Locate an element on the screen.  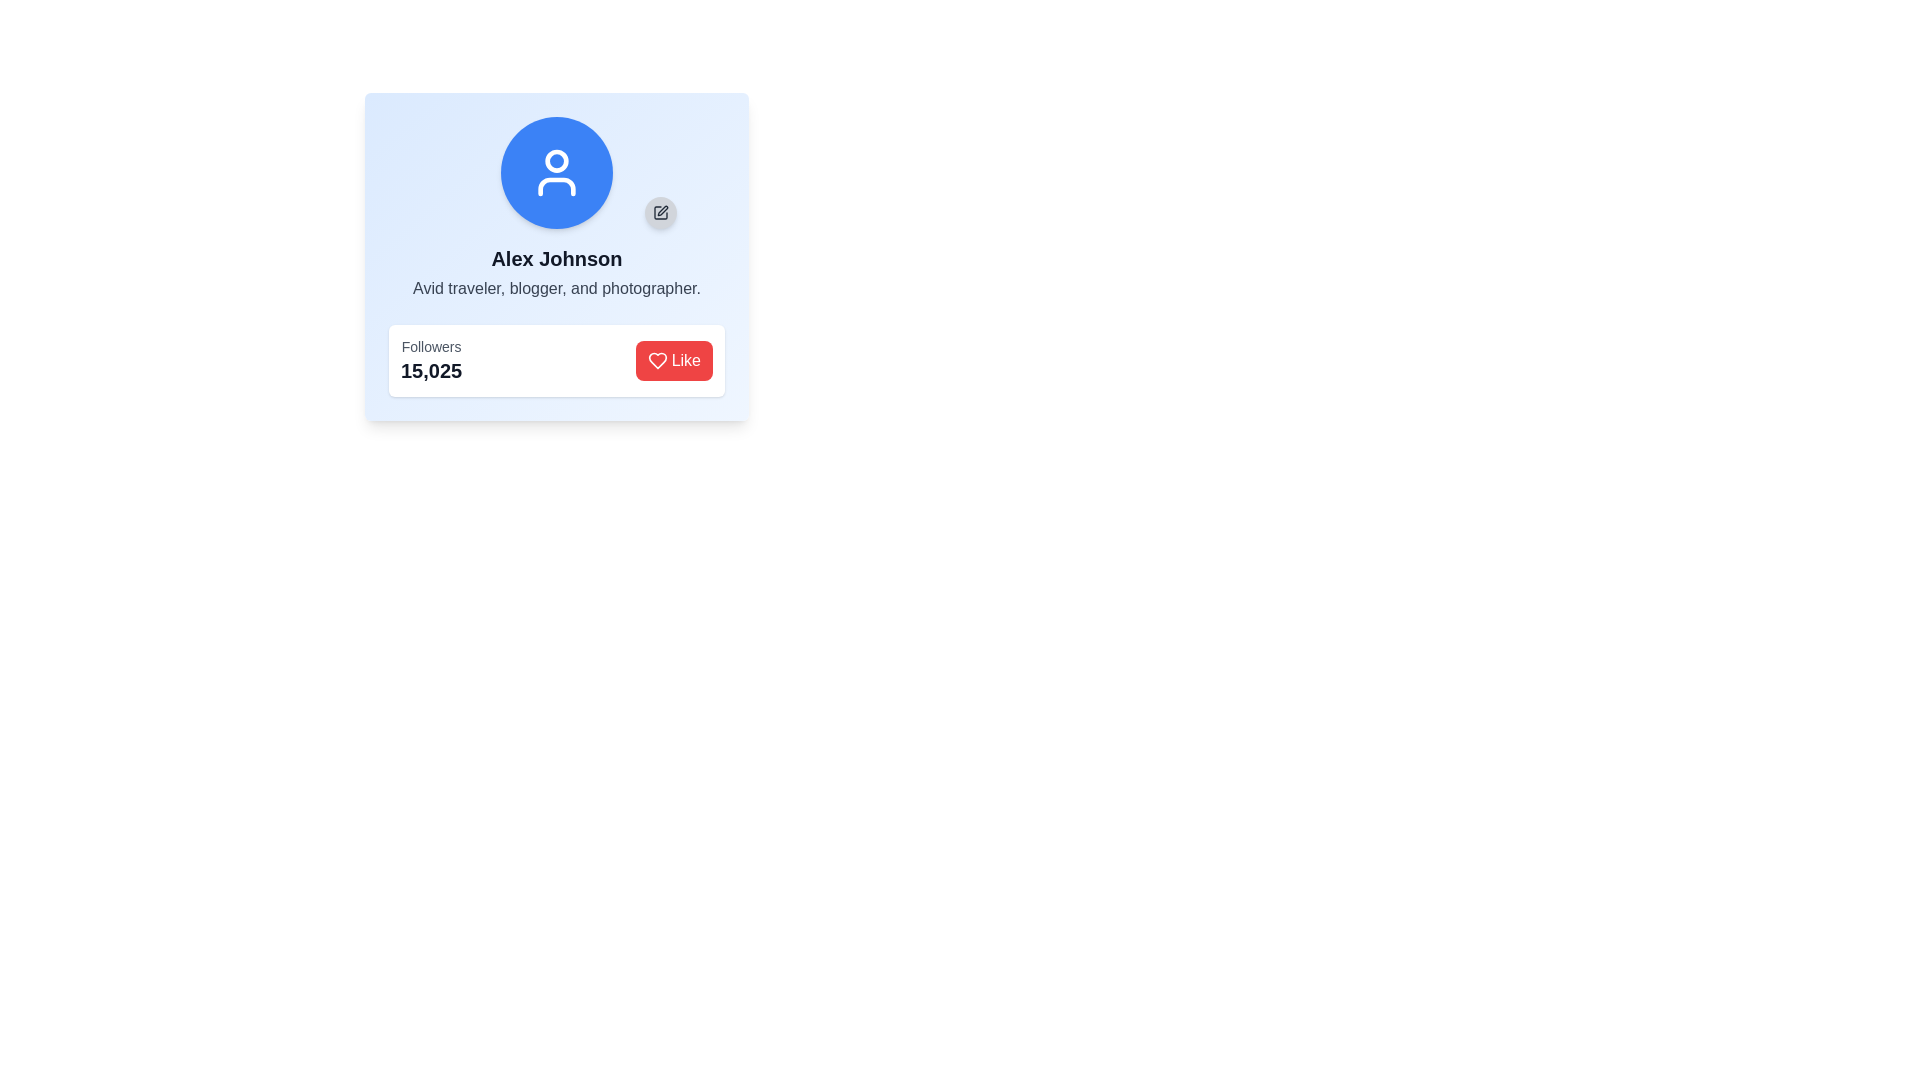
the red heart-shaped SVG icon within the 'Like' button located at the bottom right corner of the user profile card to interact with the like button is located at coordinates (657, 361).